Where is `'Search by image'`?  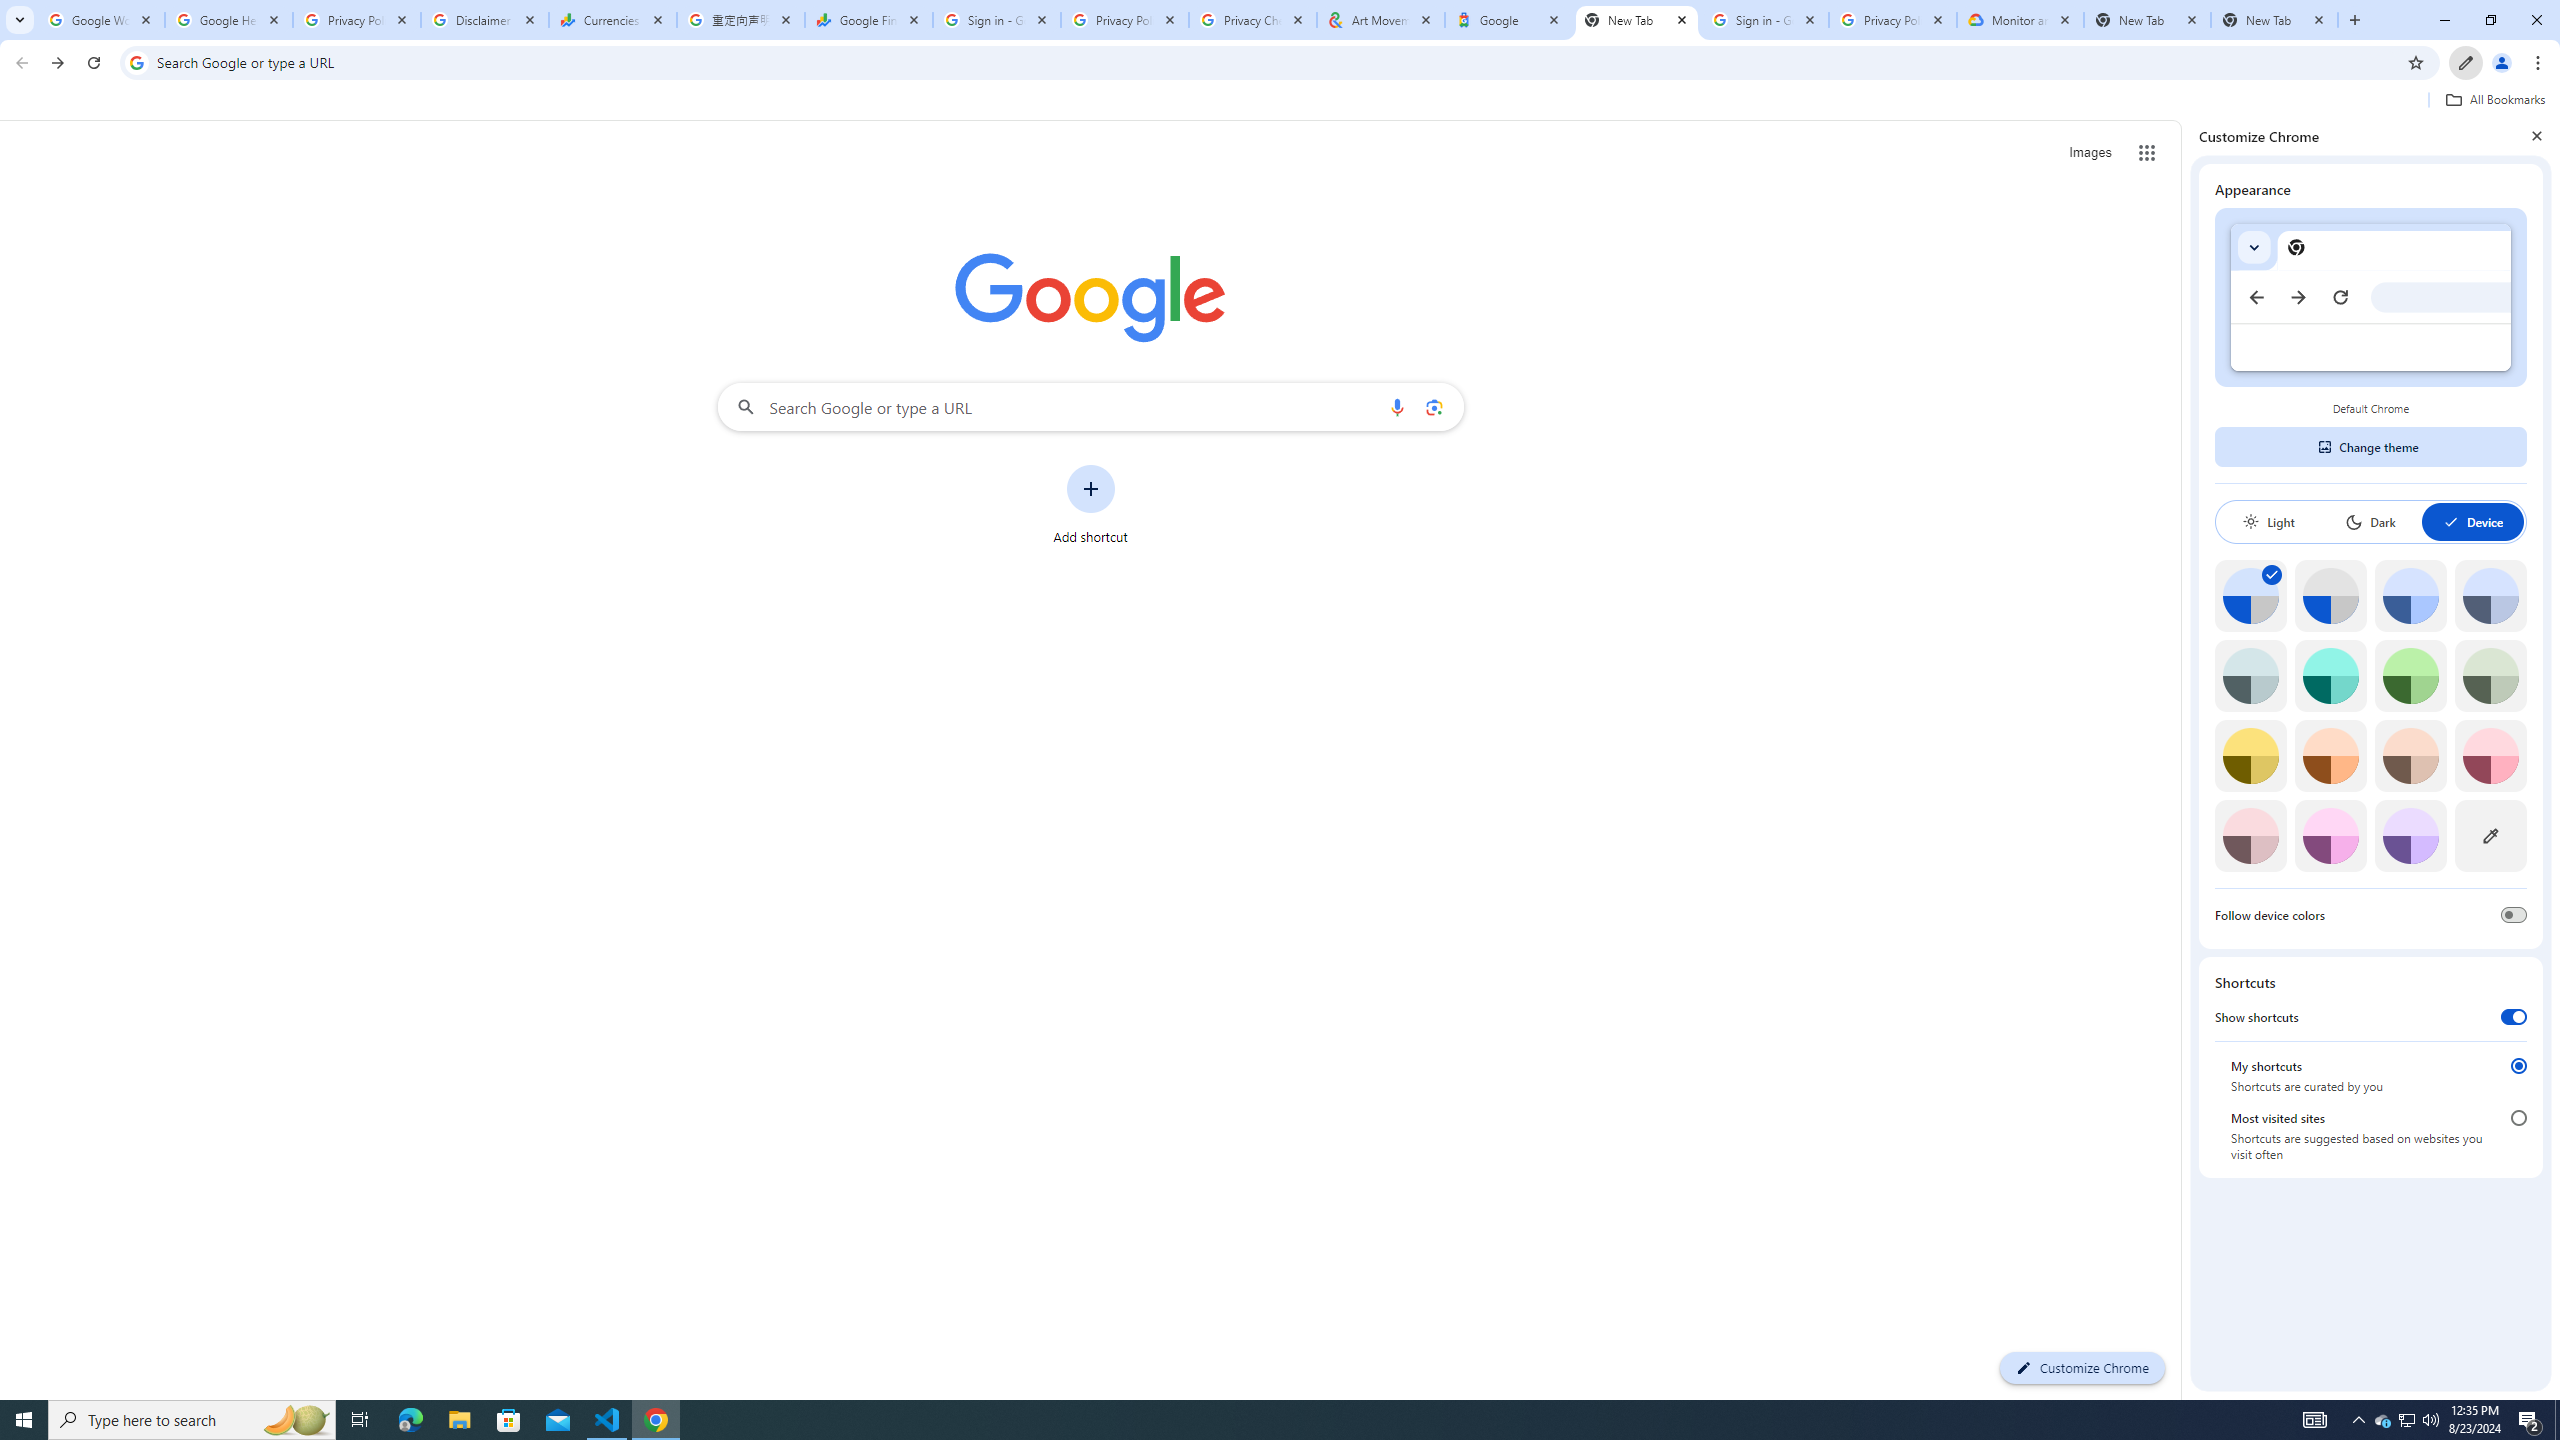
'Search by image' is located at coordinates (1434, 405).